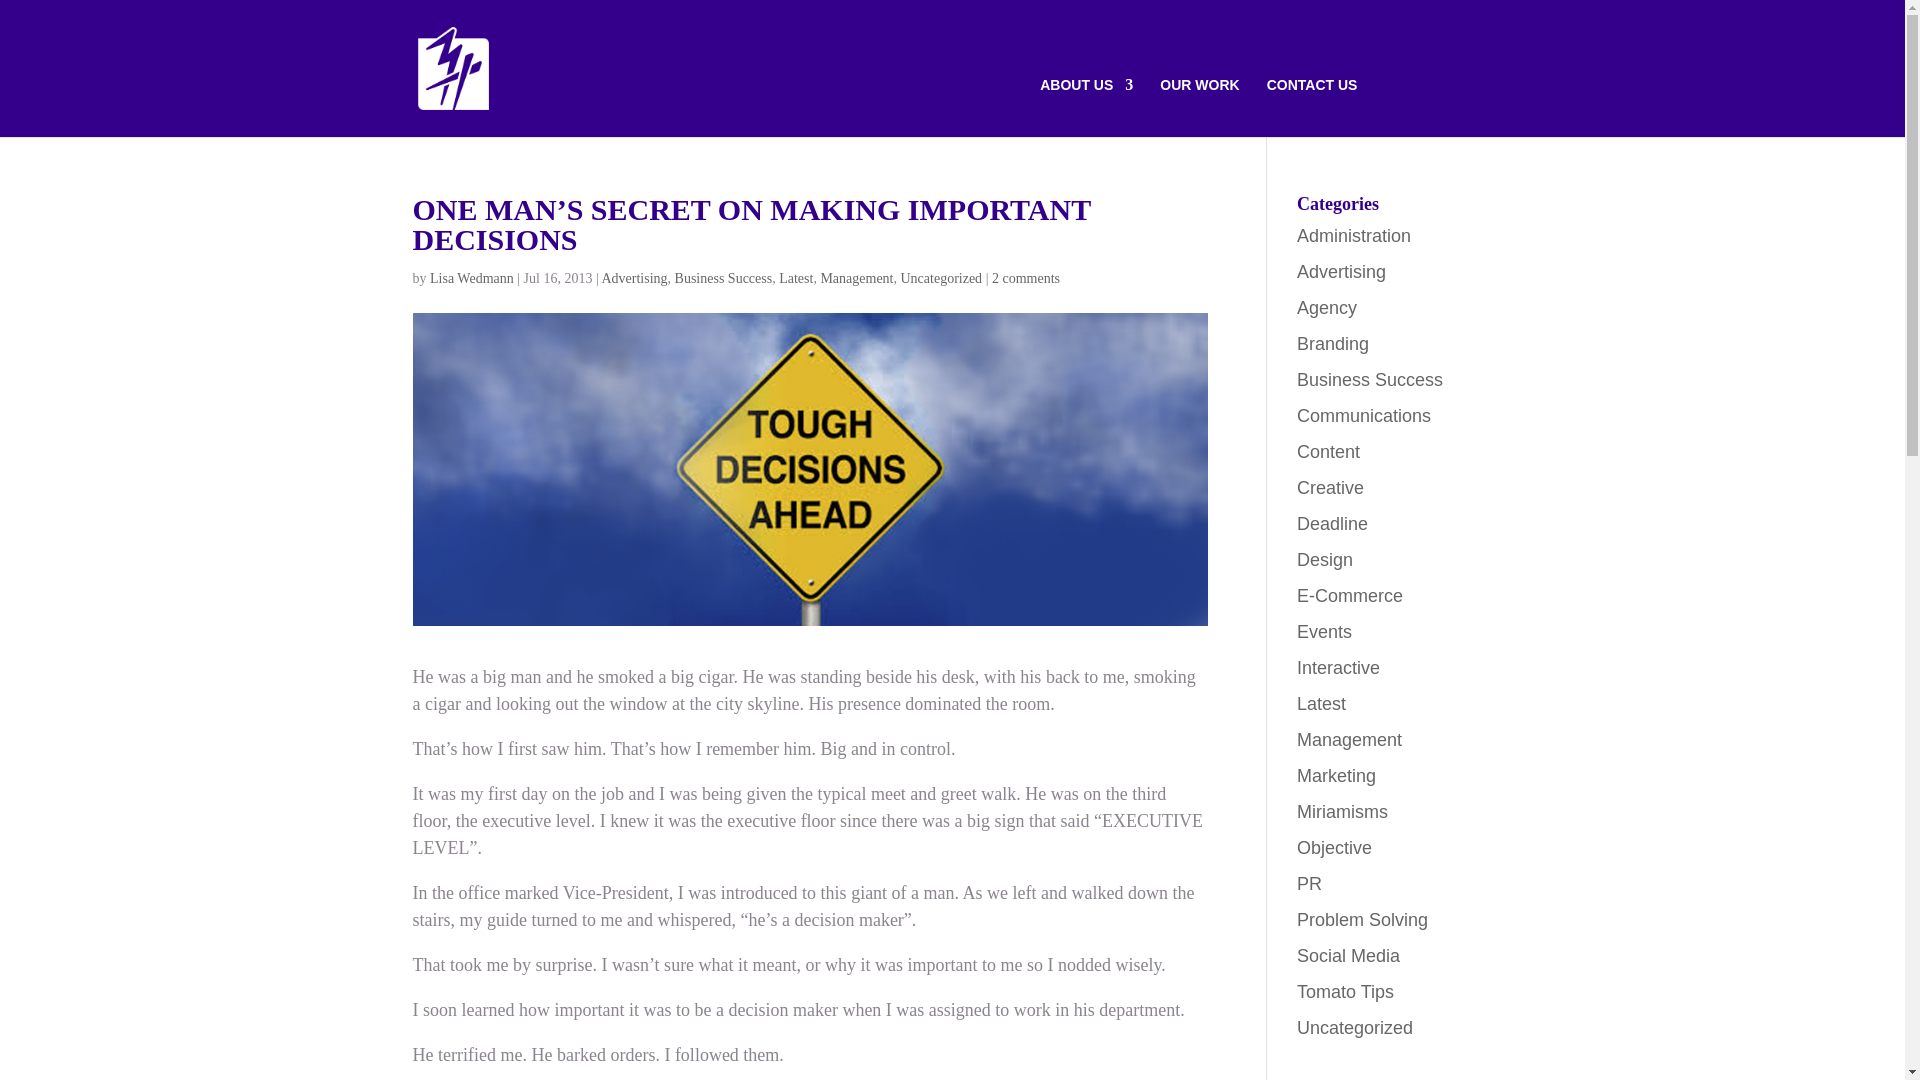  What do you see at coordinates (1341, 272) in the screenshot?
I see `'Advertising'` at bounding box center [1341, 272].